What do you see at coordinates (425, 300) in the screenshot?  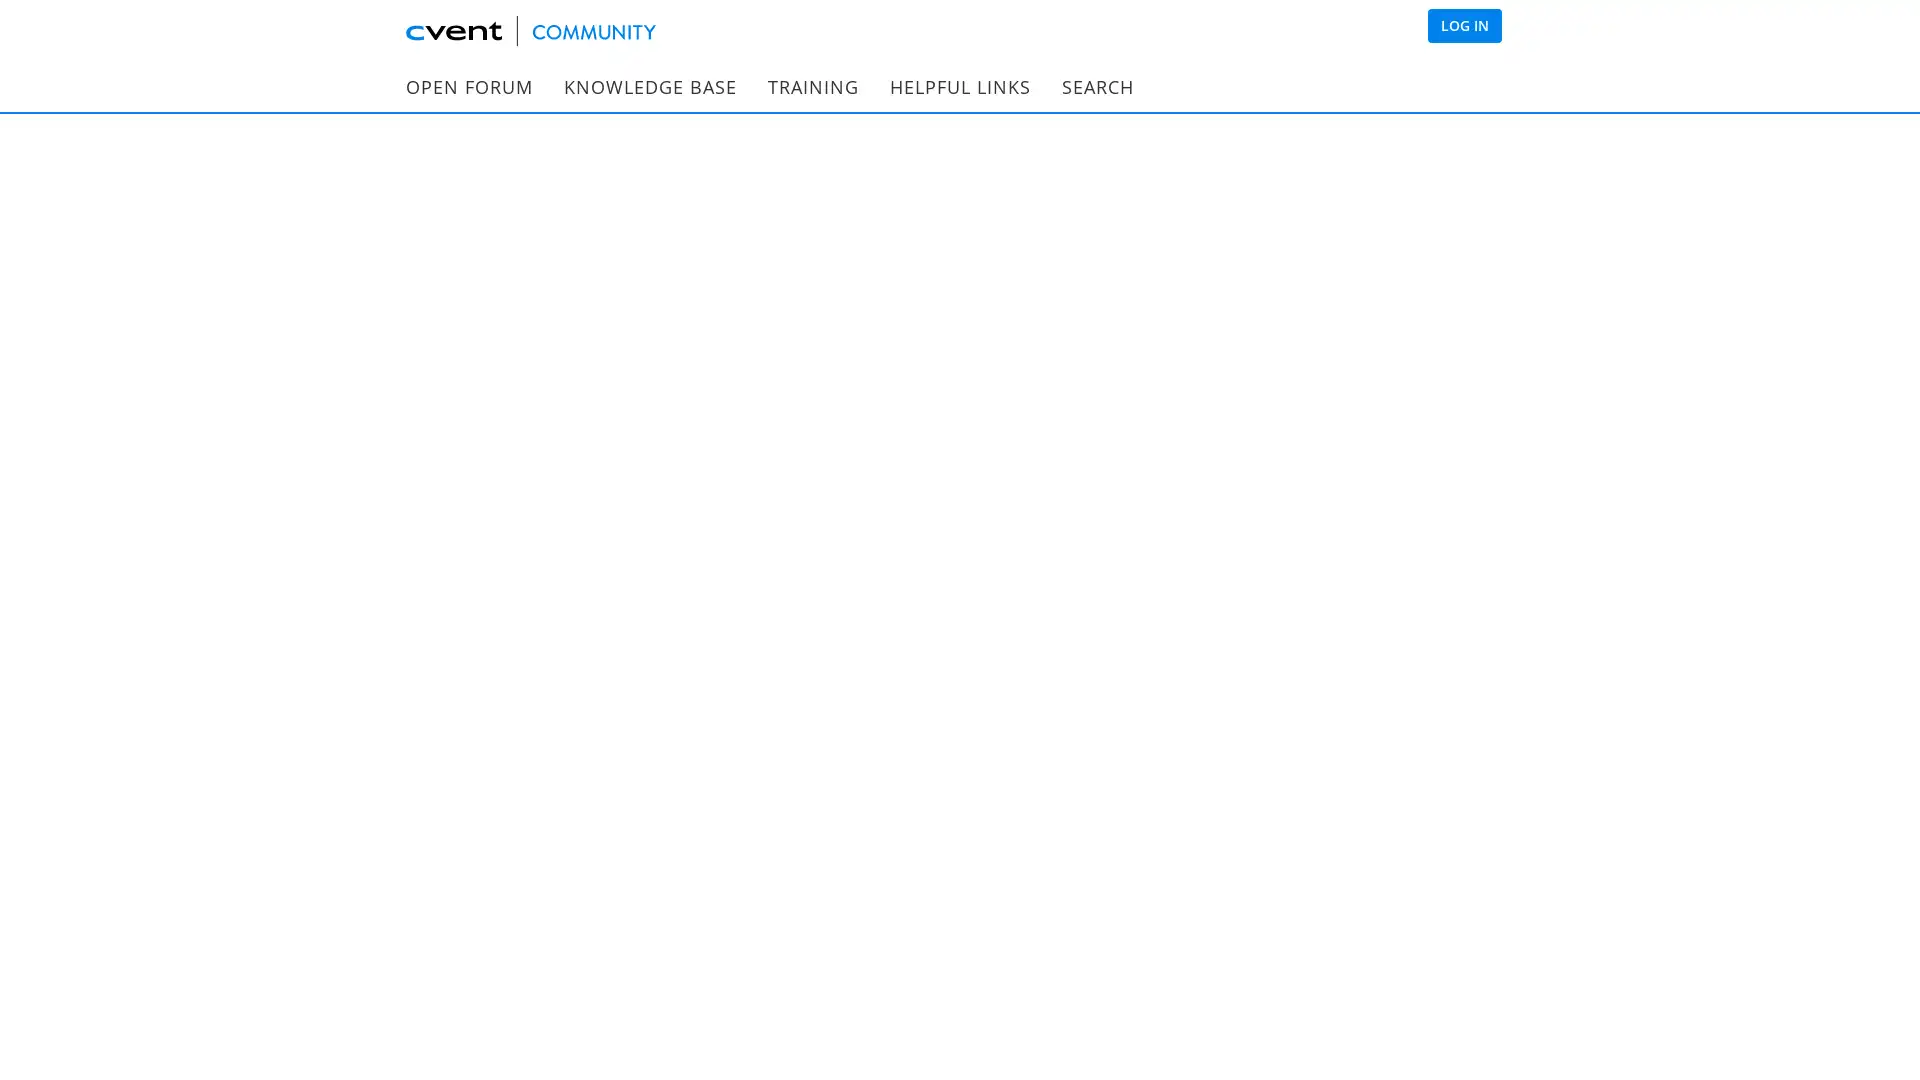 I see `FAQ` at bounding box center [425, 300].